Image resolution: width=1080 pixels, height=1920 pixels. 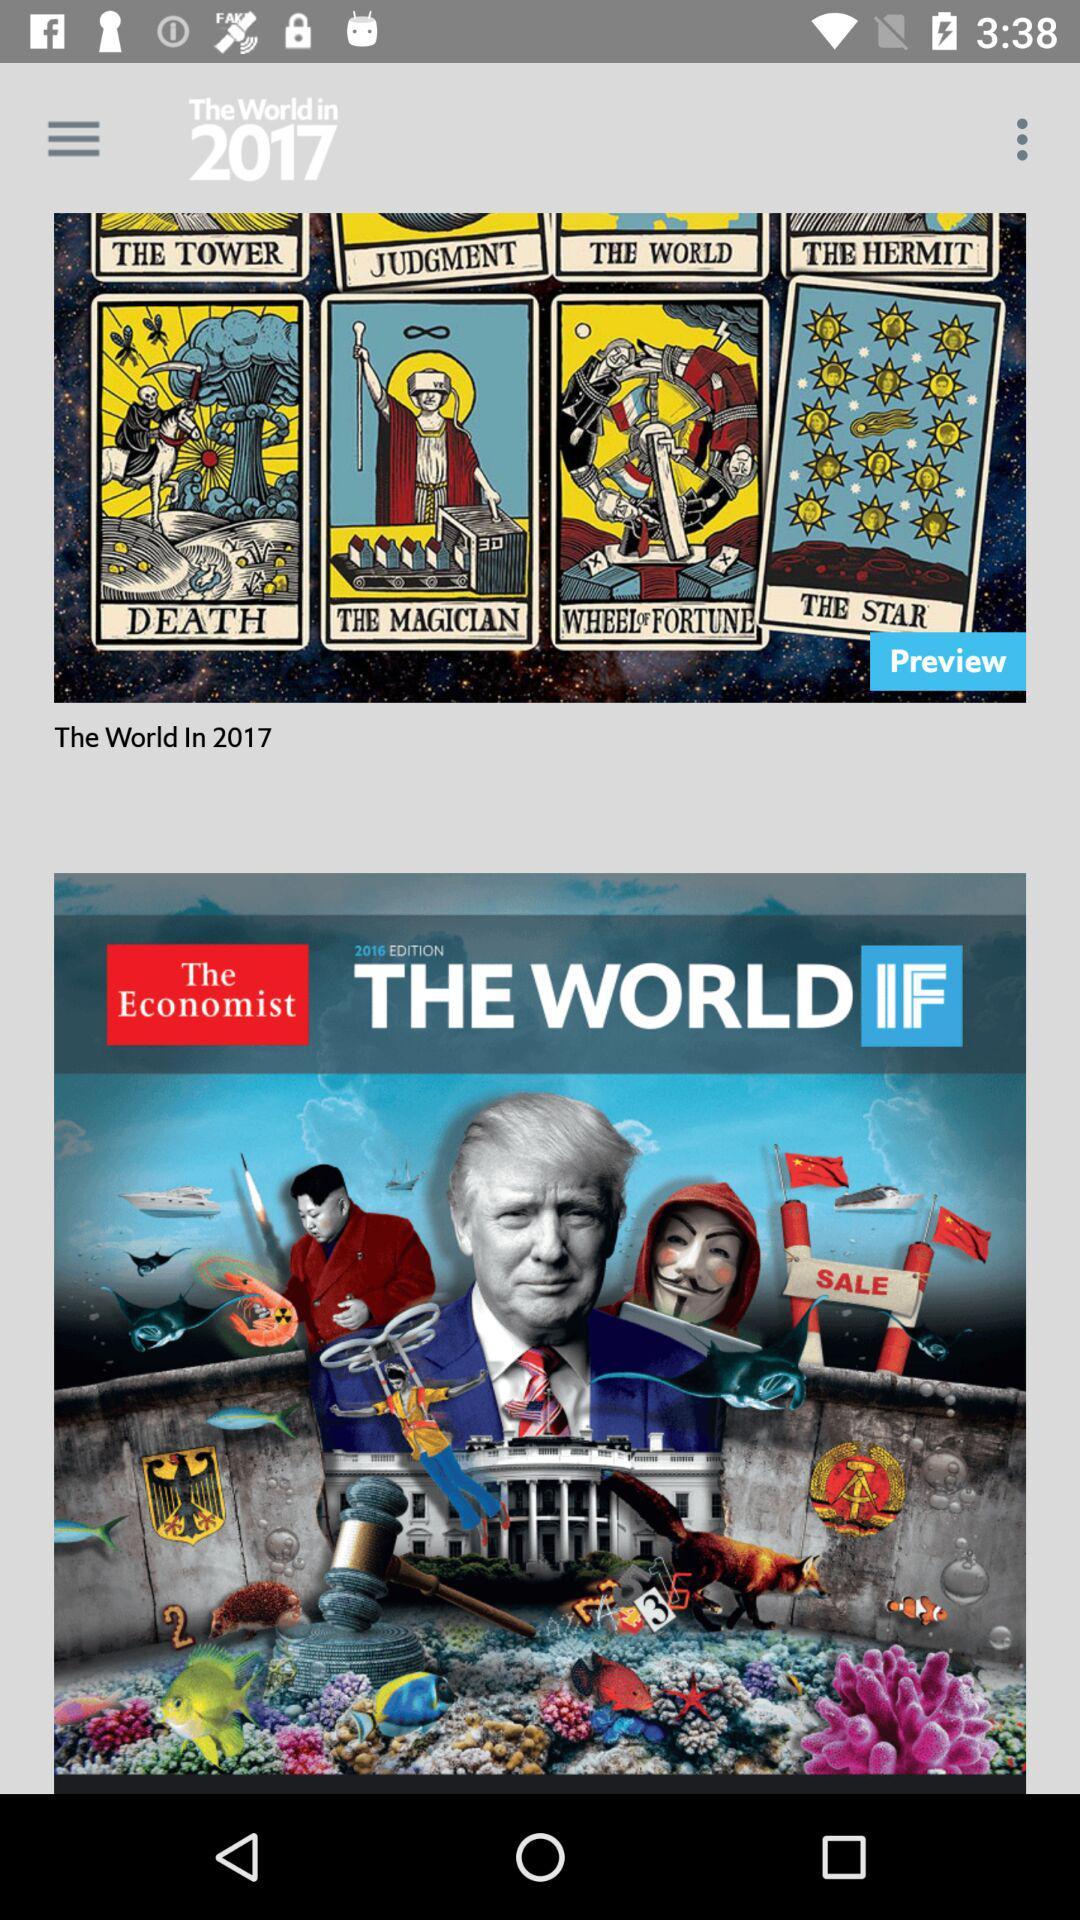 What do you see at coordinates (1027, 138) in the screenshot?
I see `the item at the top right corner` at bounding box center [1027, 138].